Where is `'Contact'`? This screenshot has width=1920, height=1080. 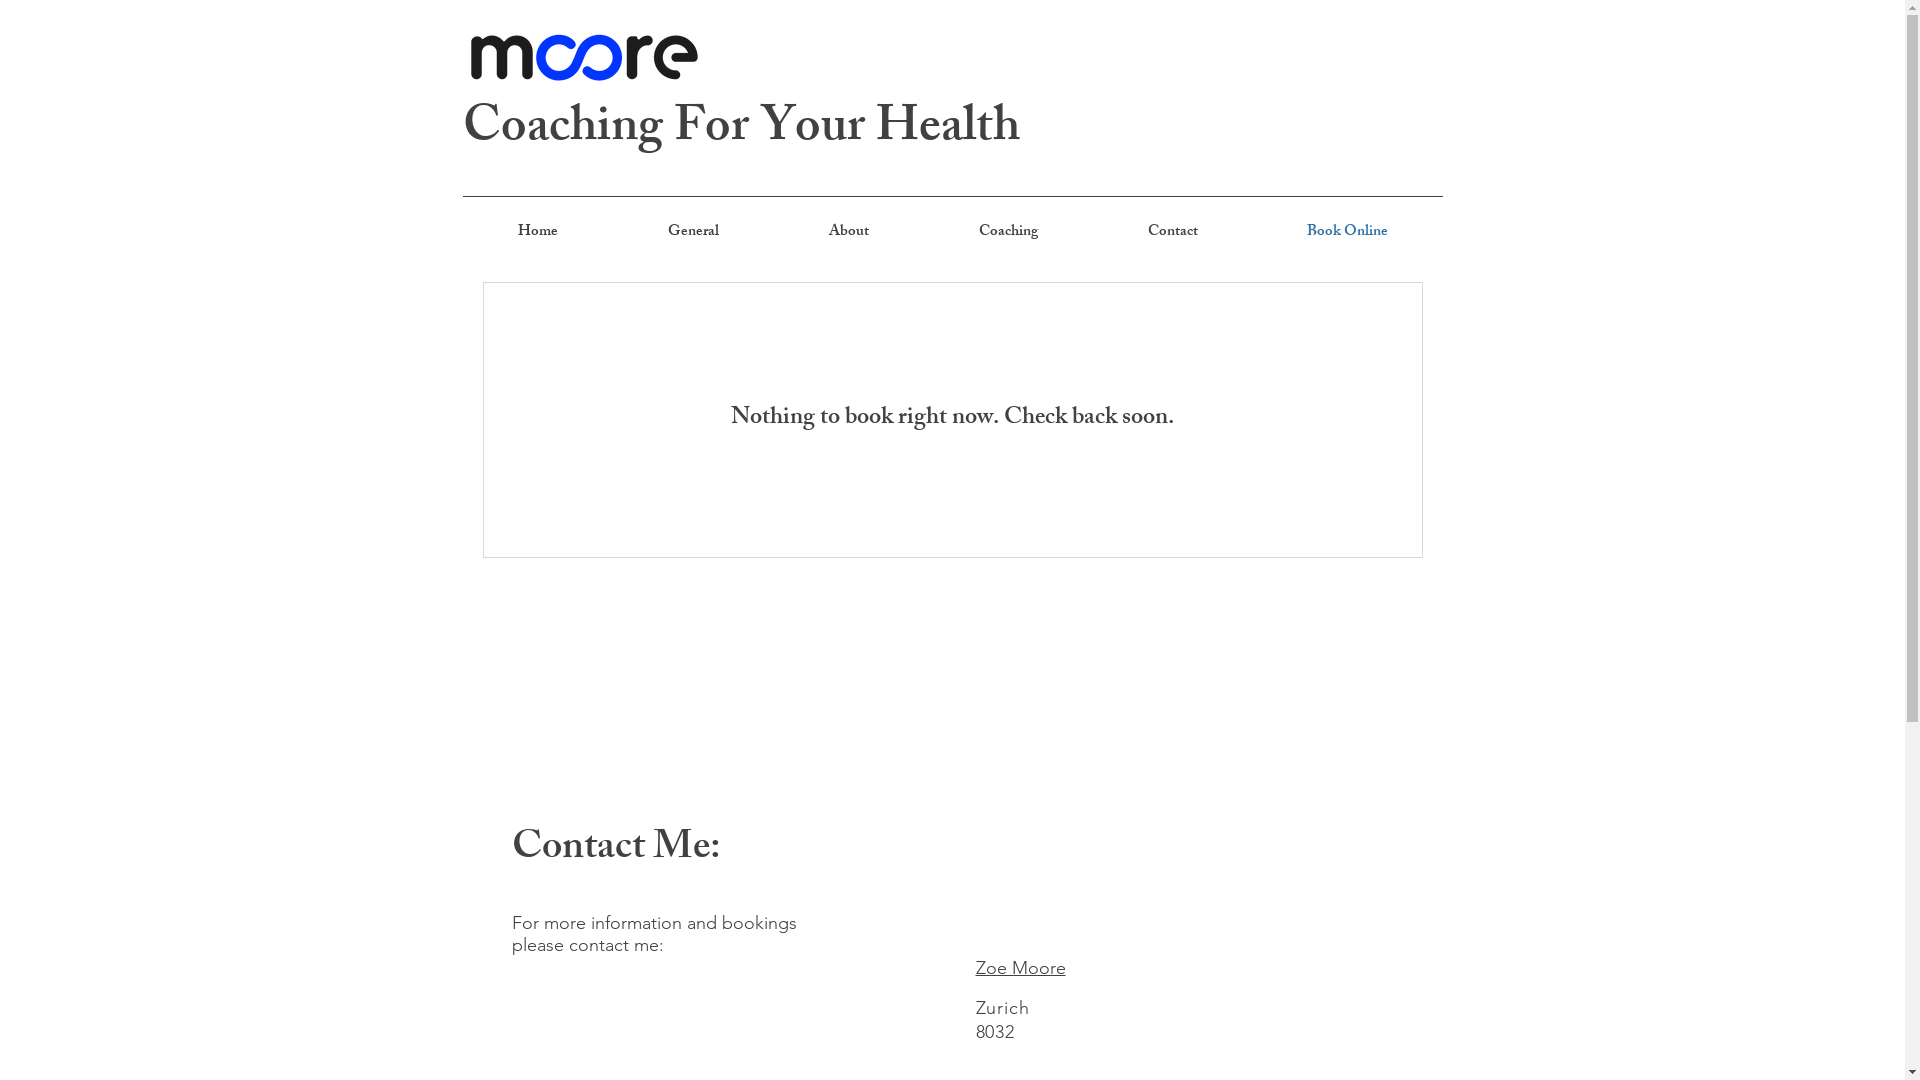
'Contact' is located at coordinates (1171, 231).